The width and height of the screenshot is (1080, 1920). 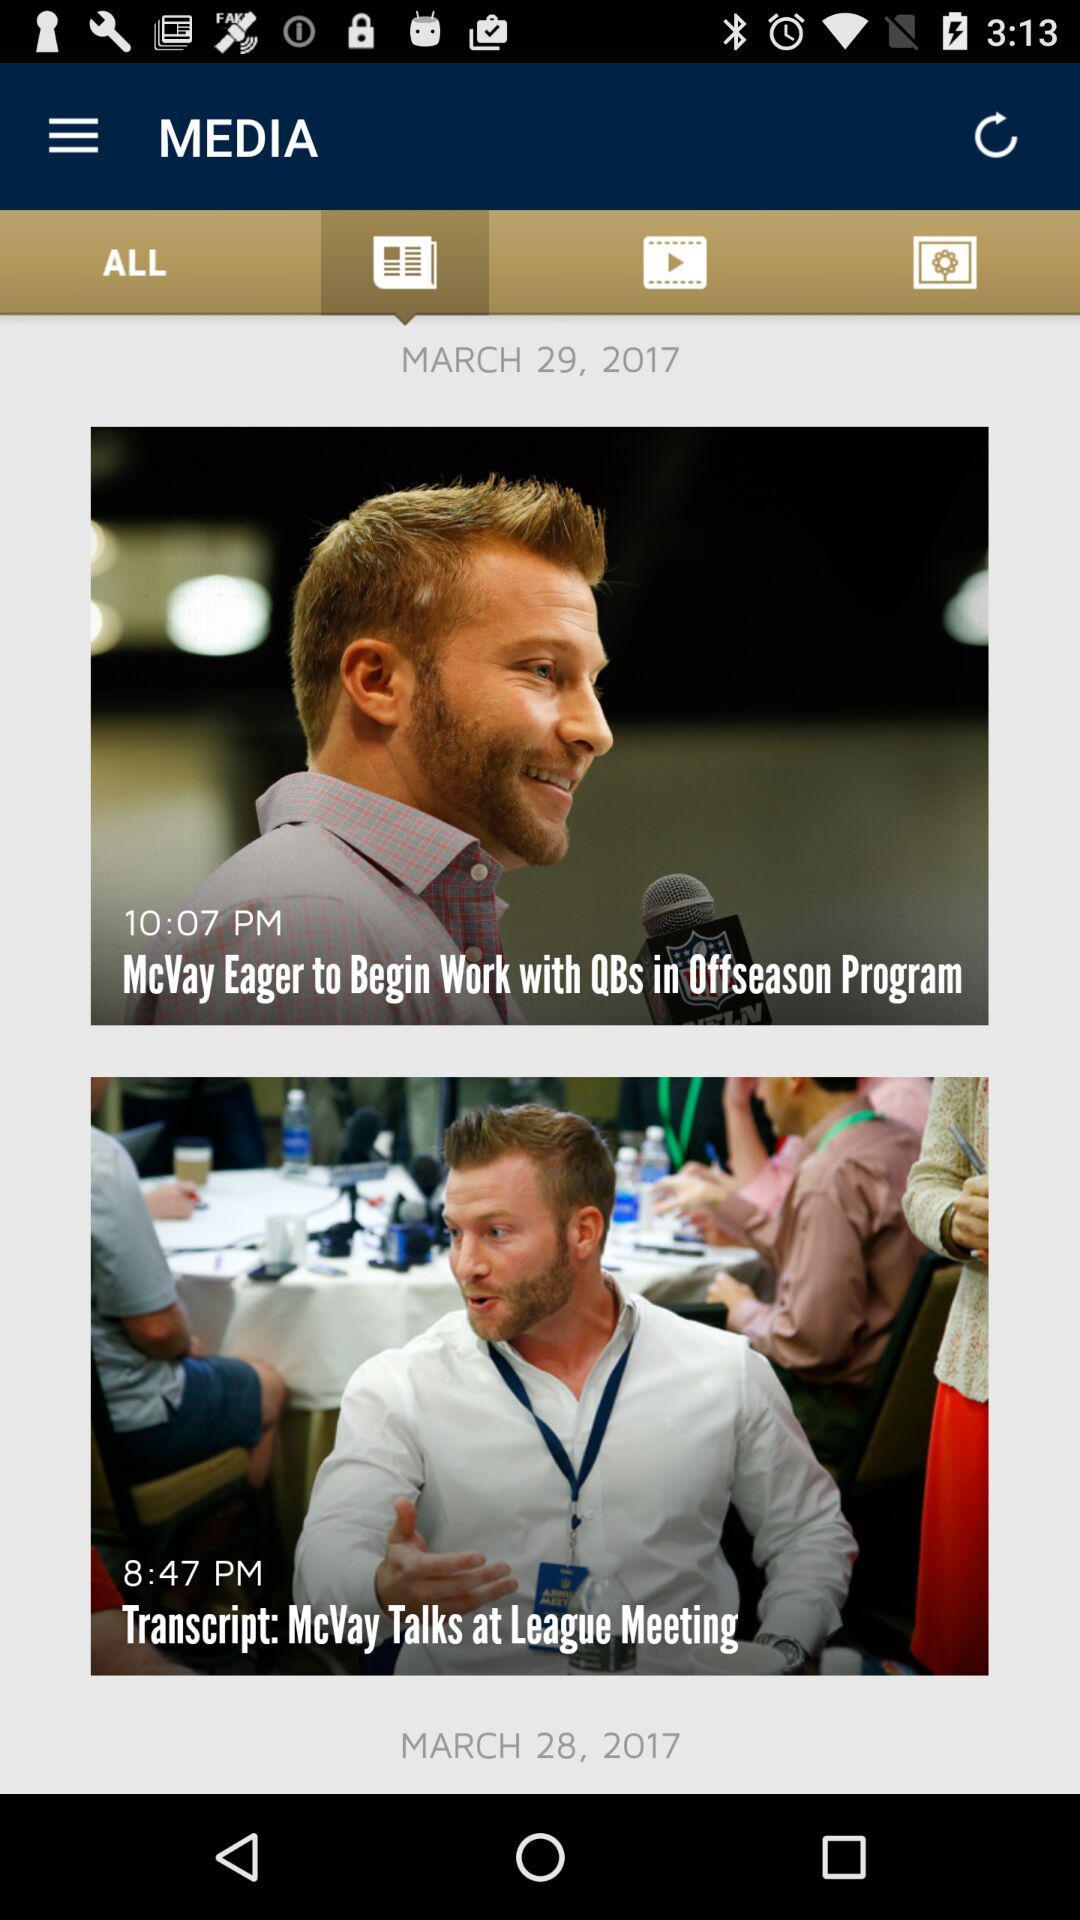 What do you see at coordinates (193, 1570) in the screenshot?
I see `the 8:47 pm item` at bounding box center [193, 1570].